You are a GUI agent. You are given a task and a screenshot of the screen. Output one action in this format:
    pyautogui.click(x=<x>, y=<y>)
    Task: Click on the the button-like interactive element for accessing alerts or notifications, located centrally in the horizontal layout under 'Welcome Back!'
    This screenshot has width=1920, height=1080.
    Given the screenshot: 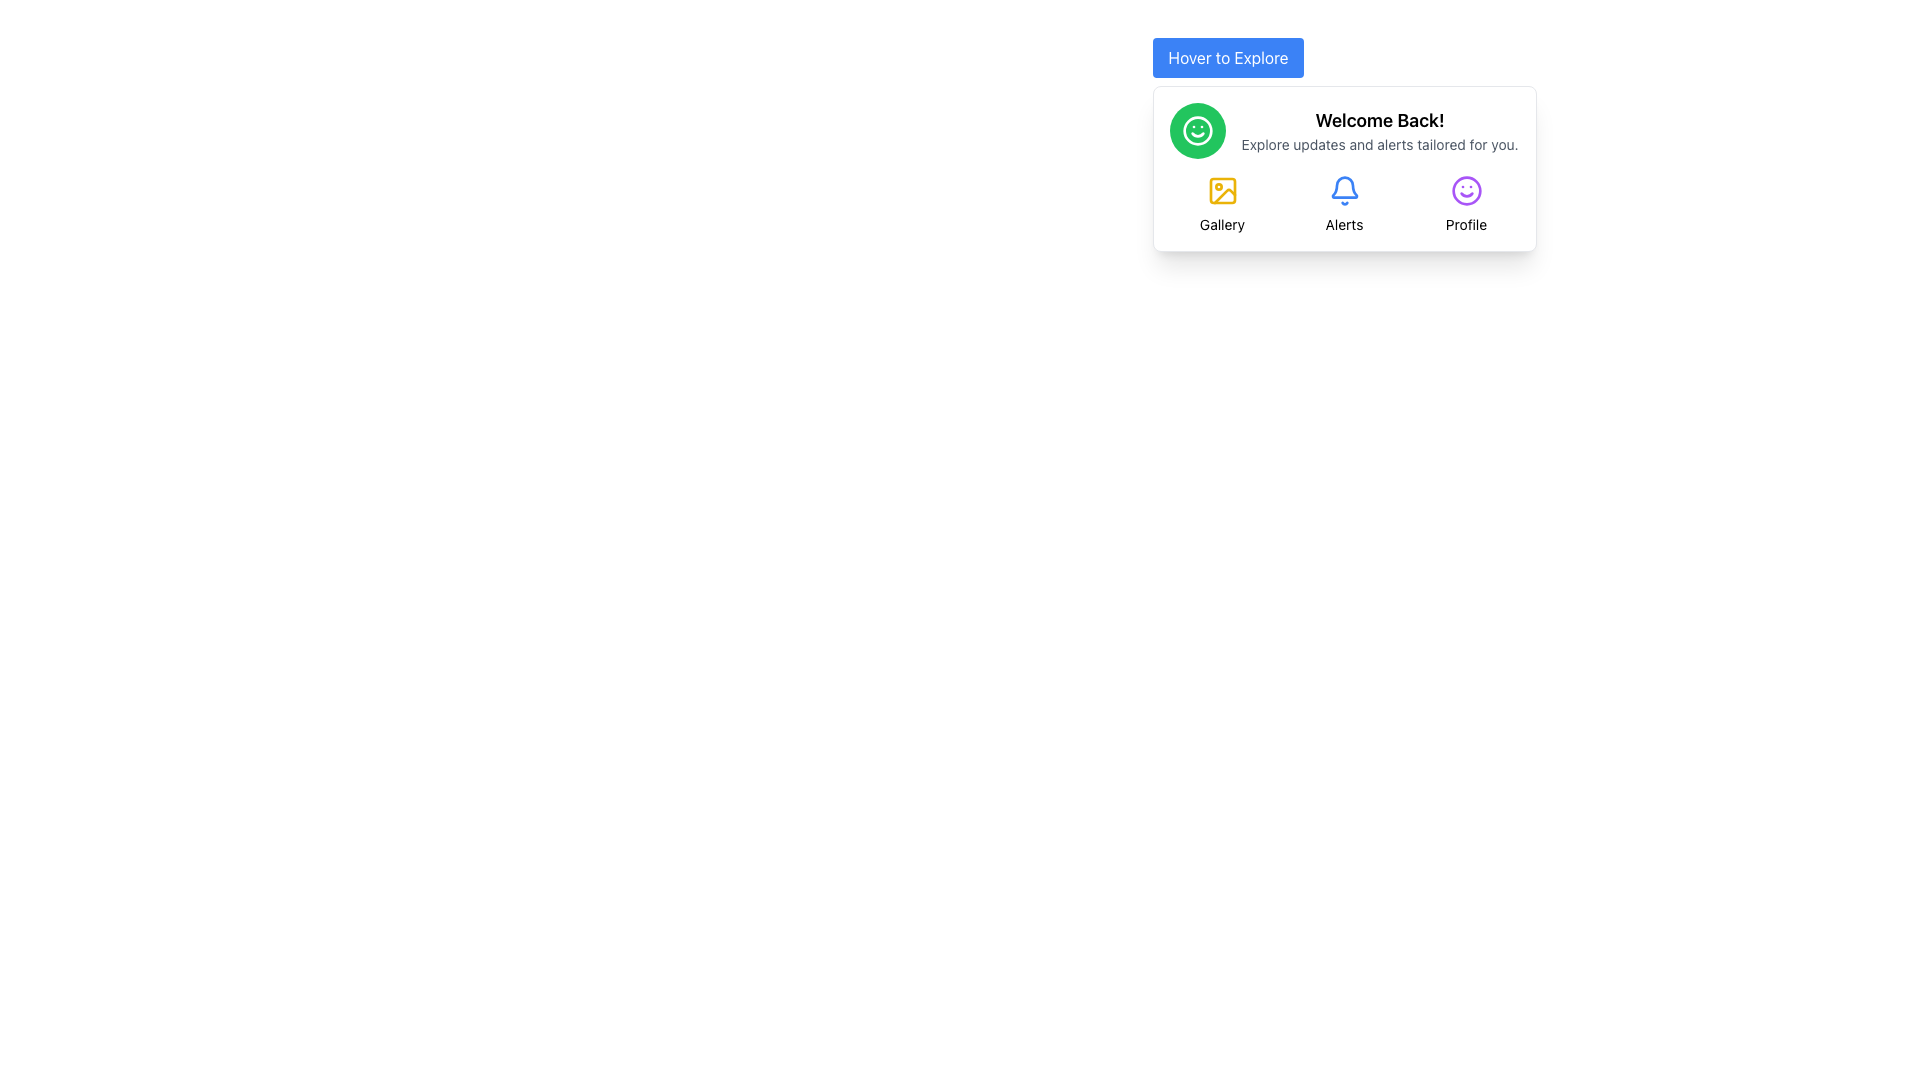 What is the action you would take?
    pyautogui.click(x=1344, y=204)
    